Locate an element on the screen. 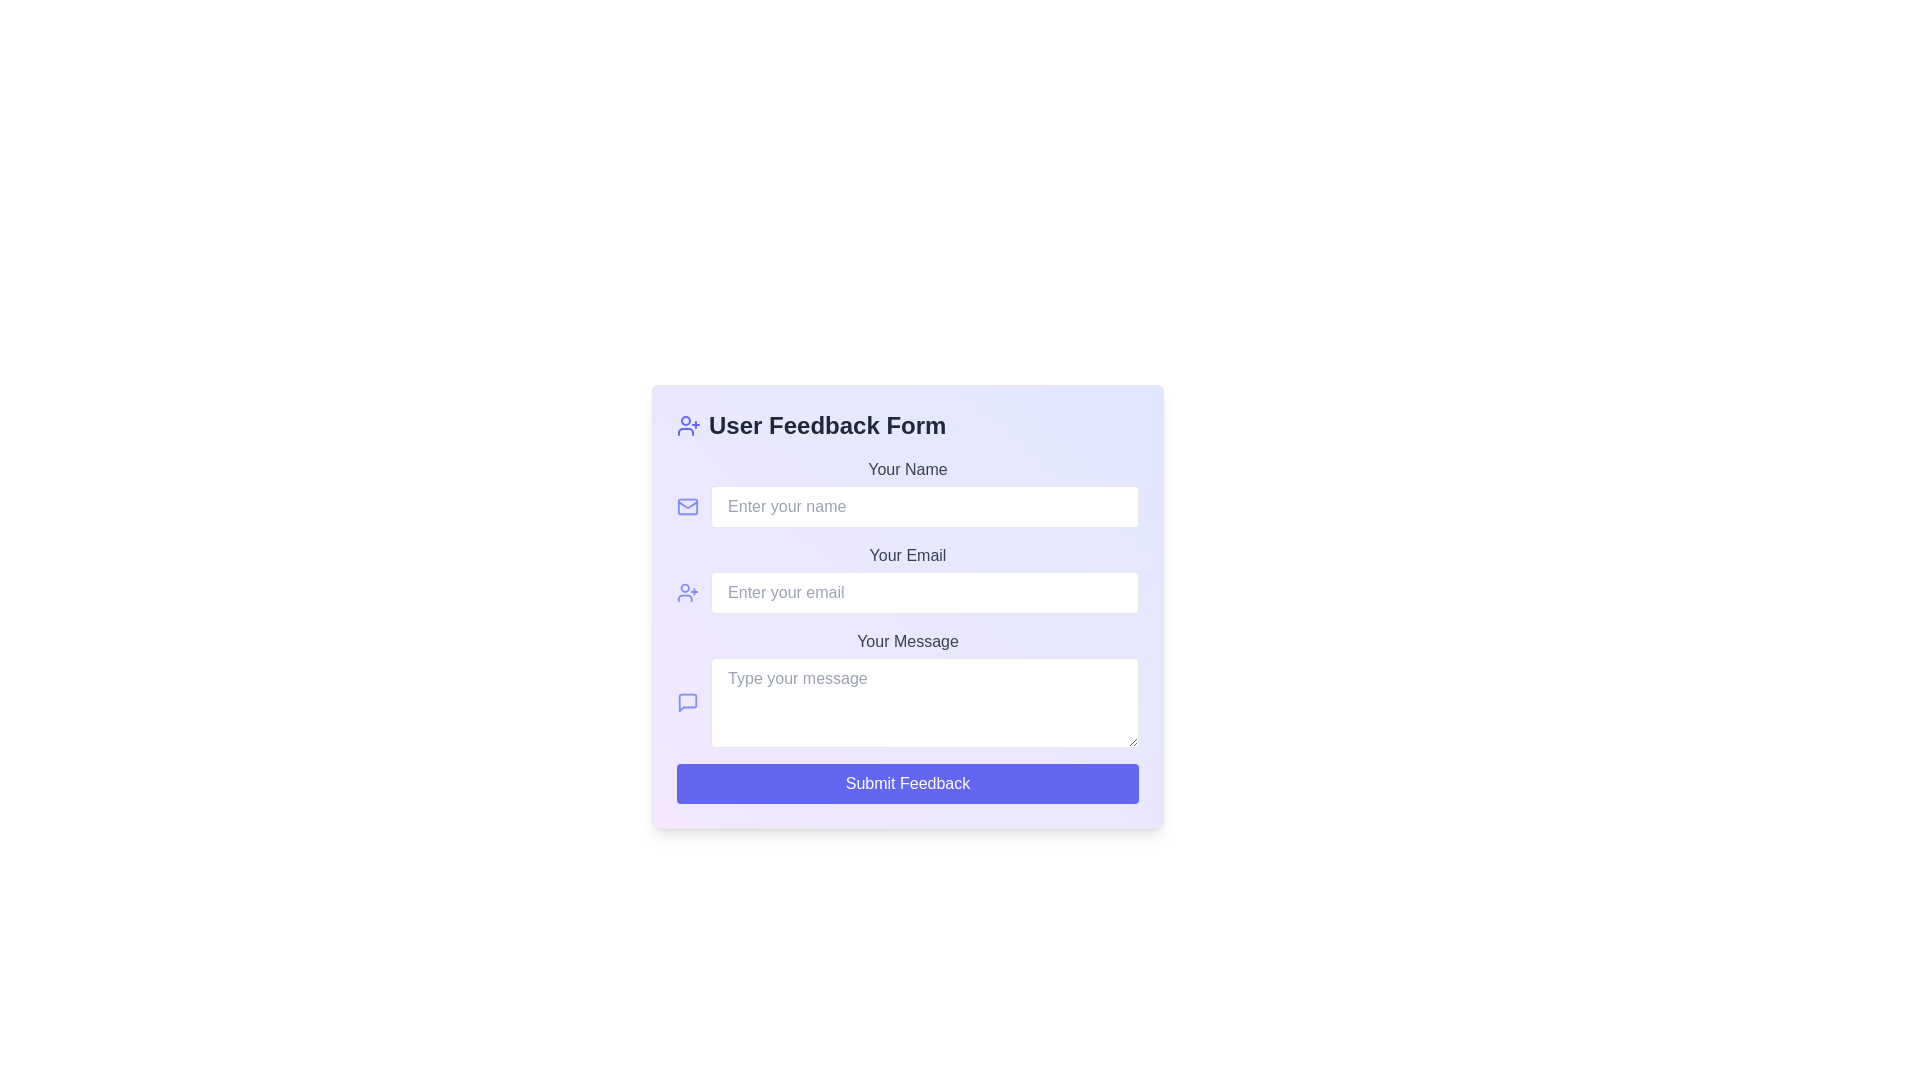  the indigo blue user-plus icon located to the left of the 'User Feedback Form' title is located at coordinates (689, 424).